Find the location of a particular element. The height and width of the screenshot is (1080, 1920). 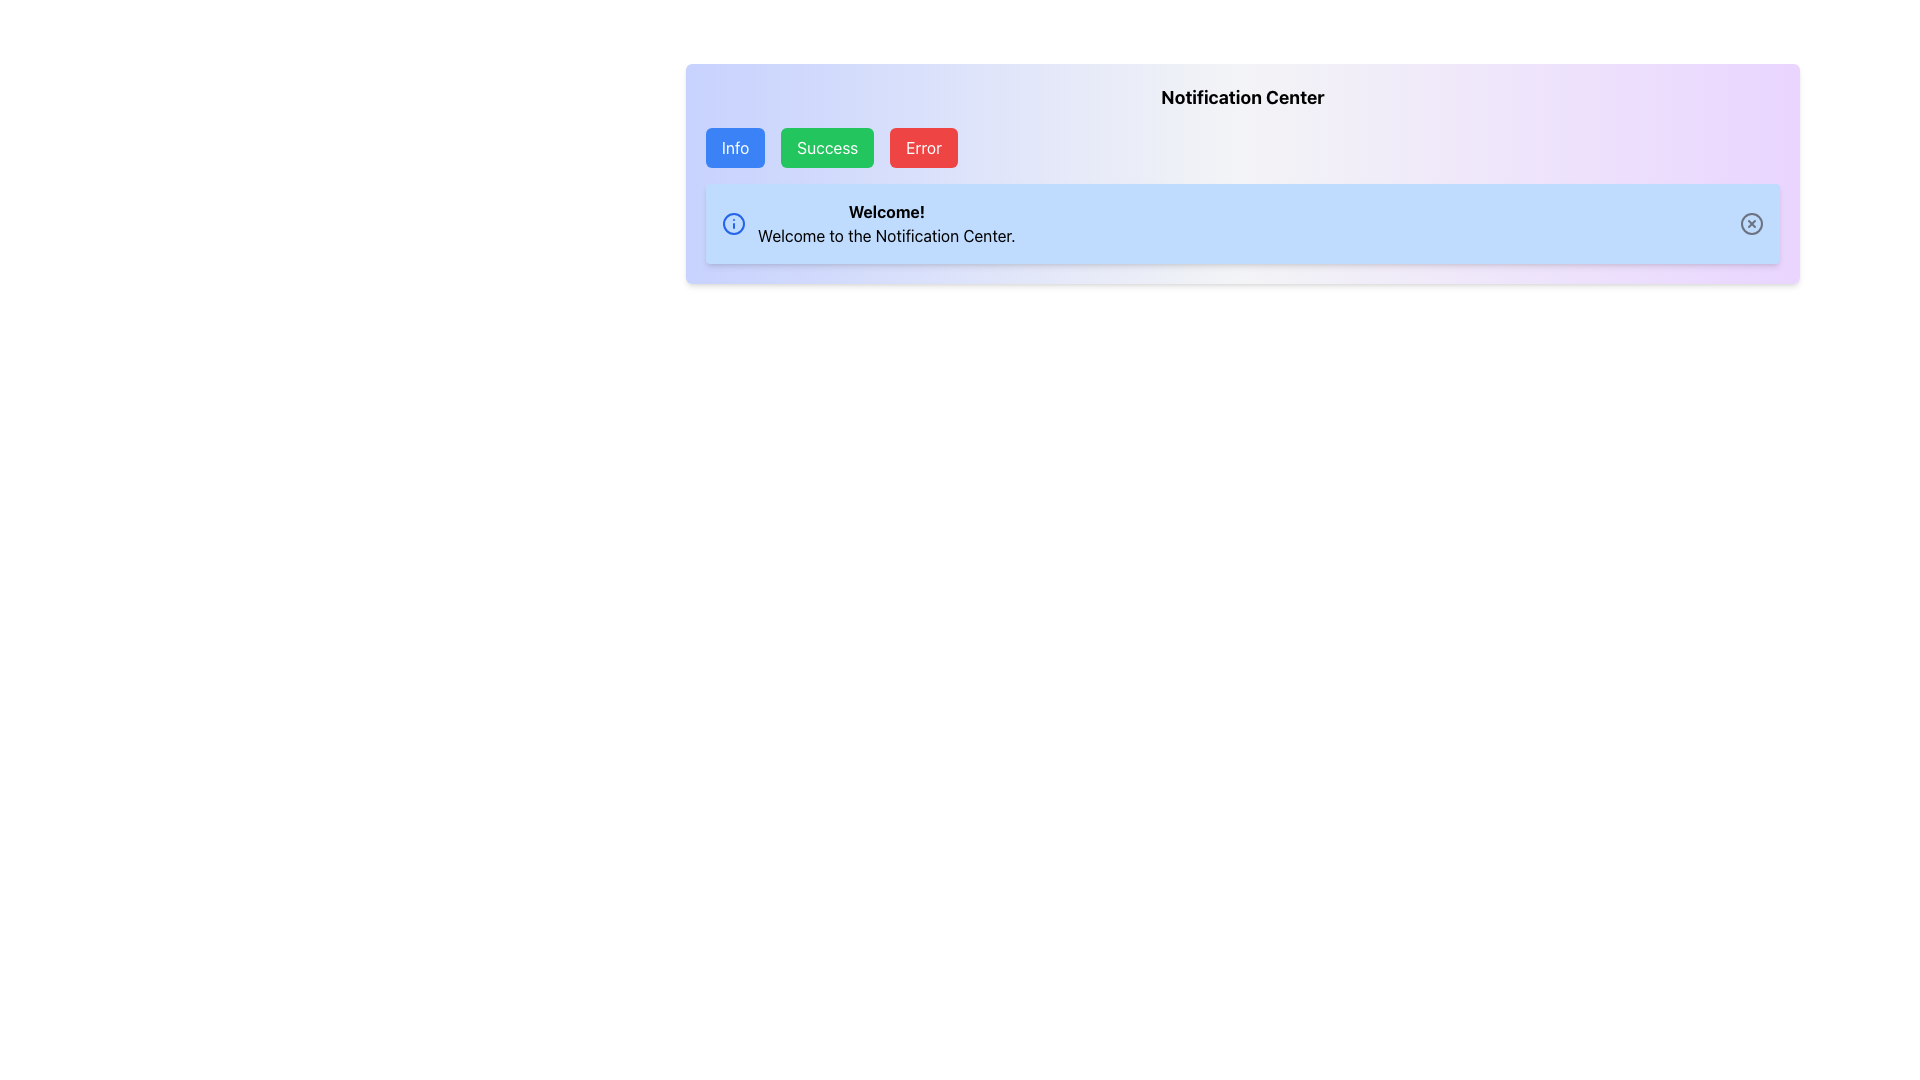

the circular light blue icon with an 'i' symbol, positioned to the left of the text label 'Welcome! Welcome to the Notification Center.' is located at coordinates (733, 223).